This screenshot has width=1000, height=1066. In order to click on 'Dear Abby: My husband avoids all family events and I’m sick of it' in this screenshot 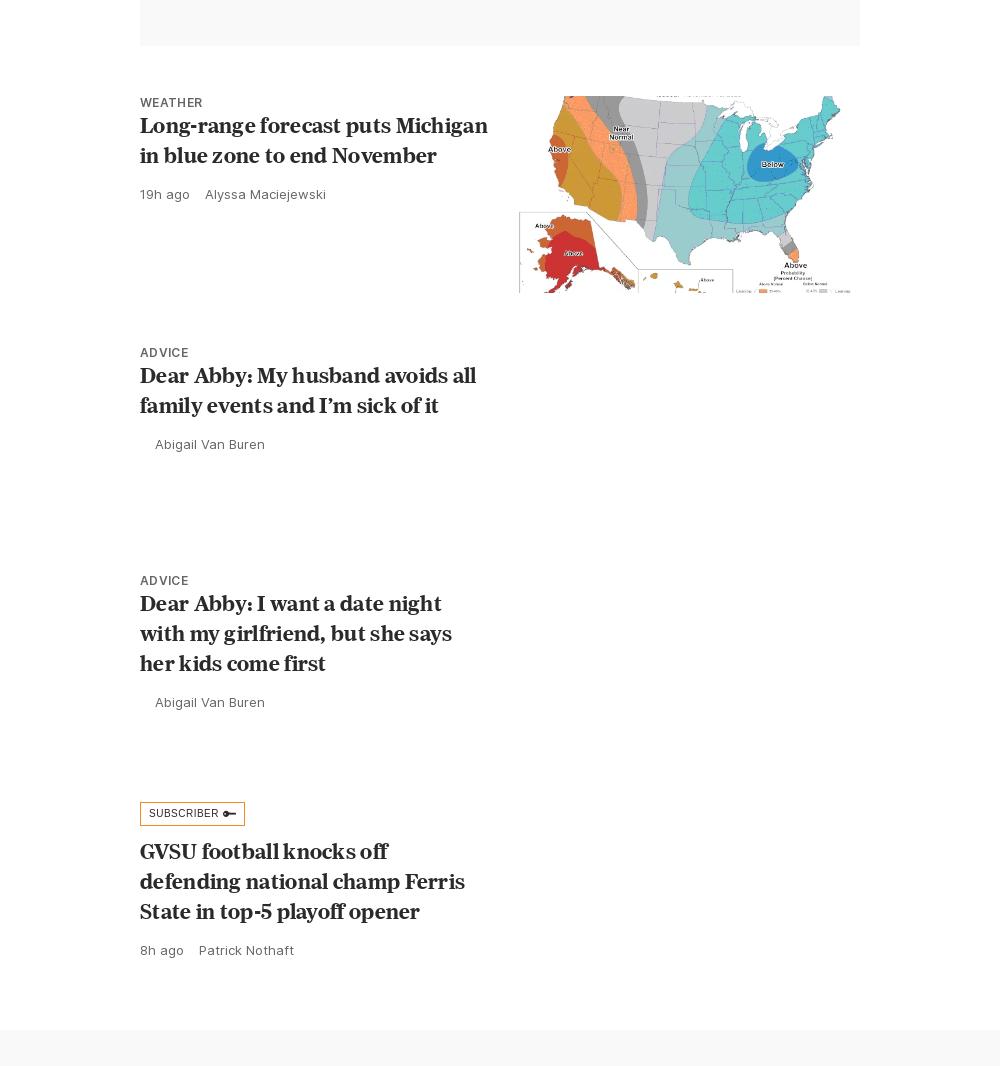, I will do `click(308, 388)`.